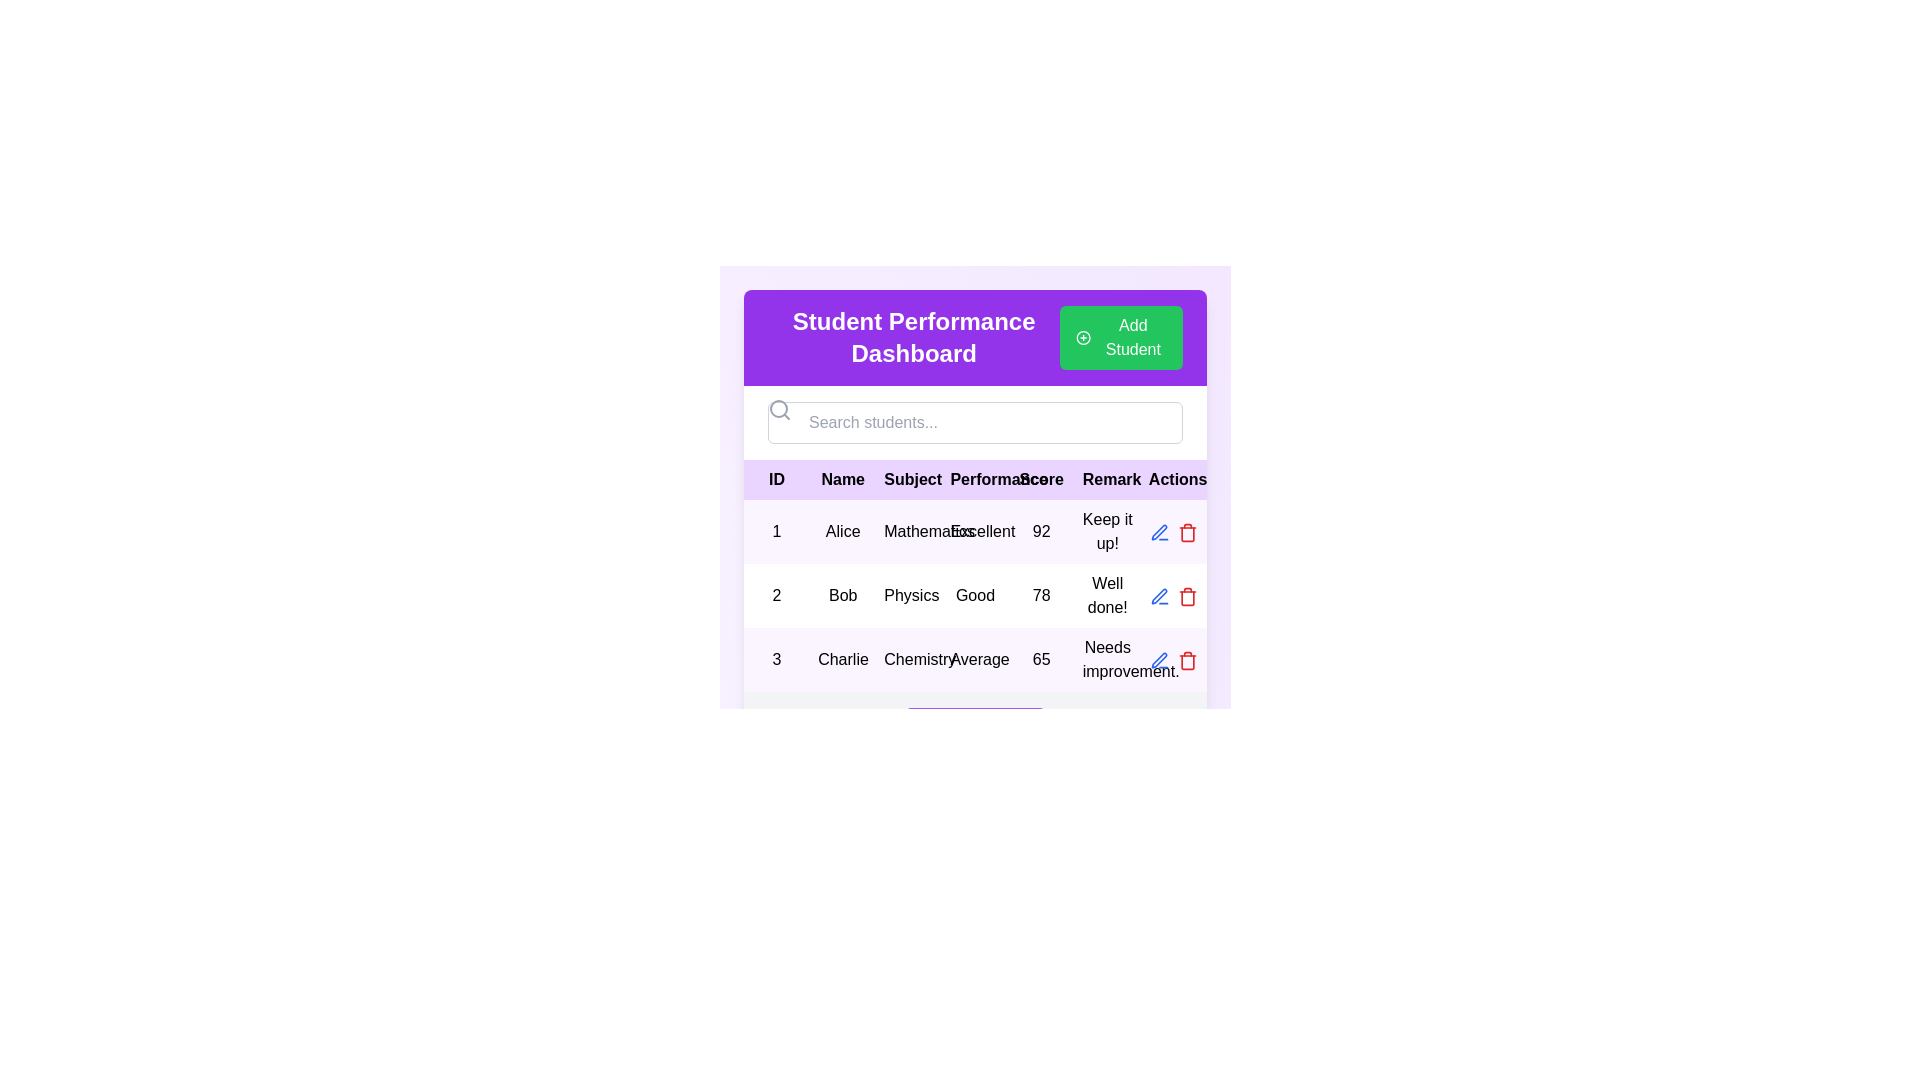  What do you see at coordinates (843, 595) in the screenshot?
I see `the text label displaying the name 'Bob', which is the second entry in the list of students located in the 'Name' column of the table` at bounding box center [843, 595].